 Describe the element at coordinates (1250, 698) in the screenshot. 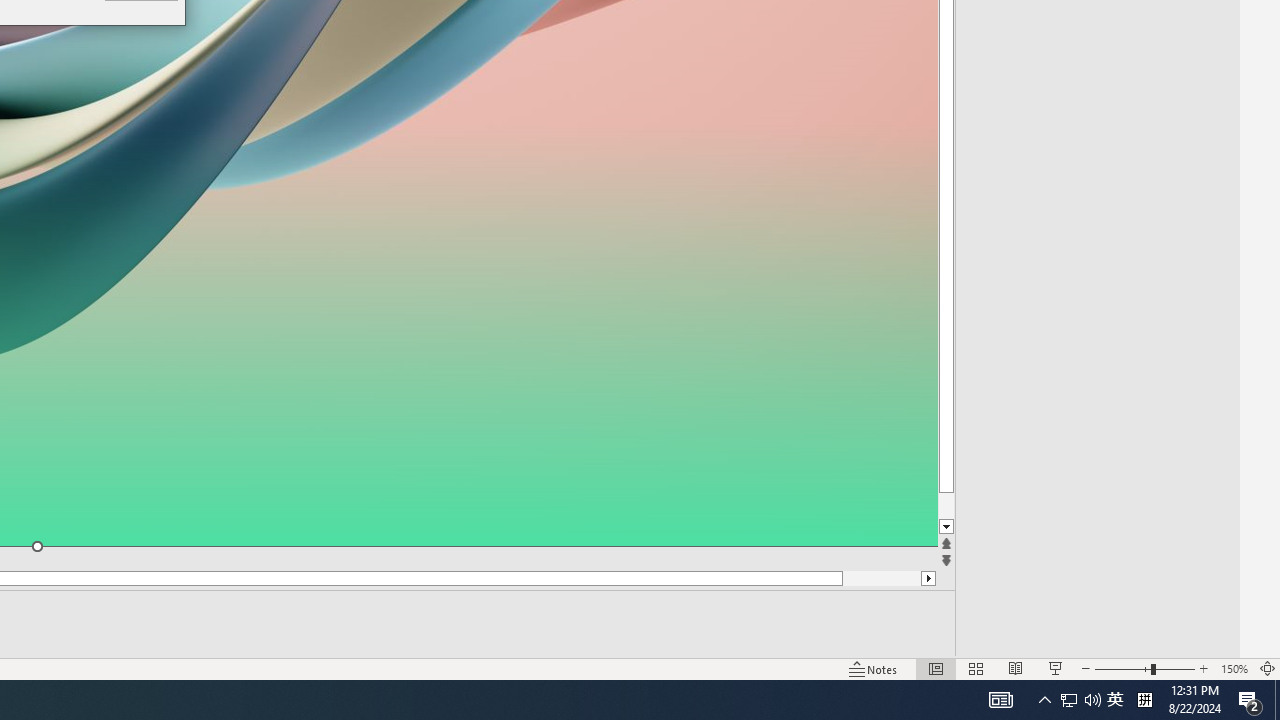

I see `'Action Center, 2 new notifications'` at that location.